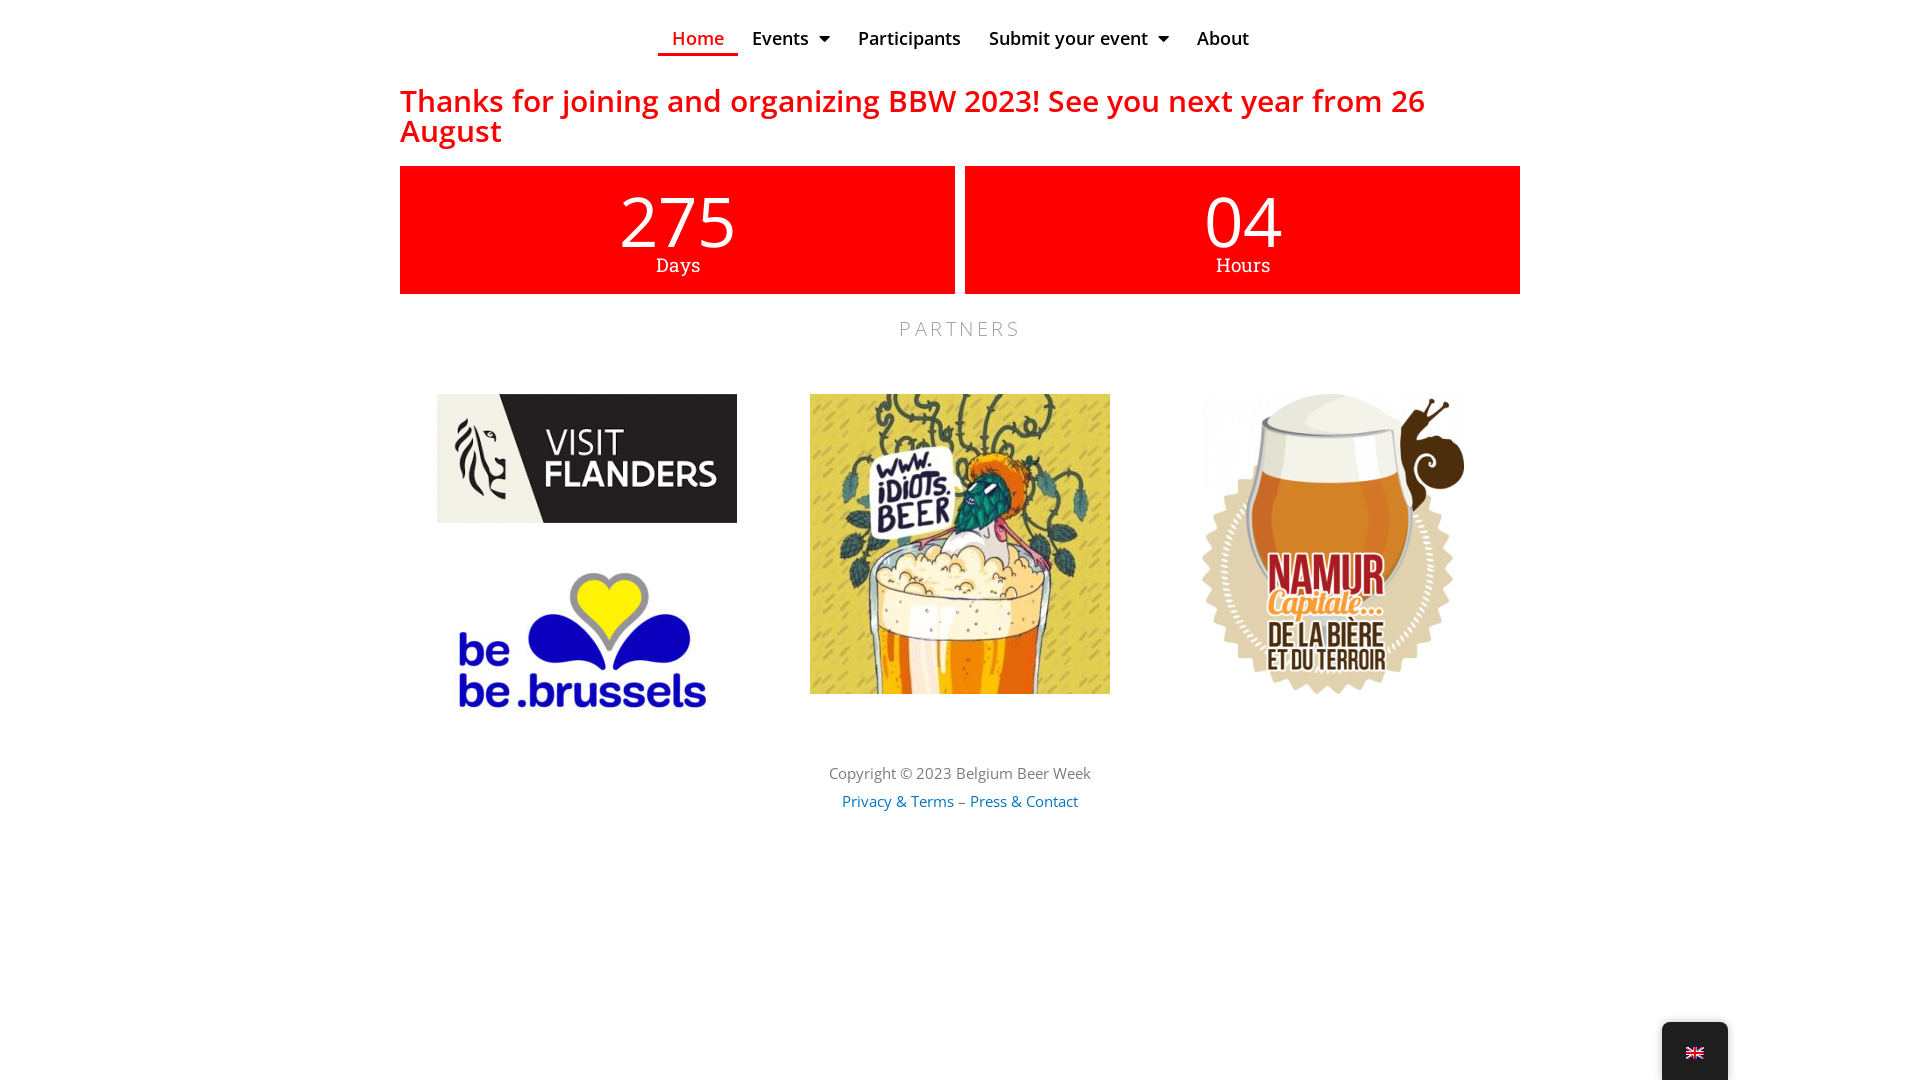 Image resolution: width=1920 pixels, height=1080 pixels. I want to click on 'Privacy & Terms', so click(896, 800).